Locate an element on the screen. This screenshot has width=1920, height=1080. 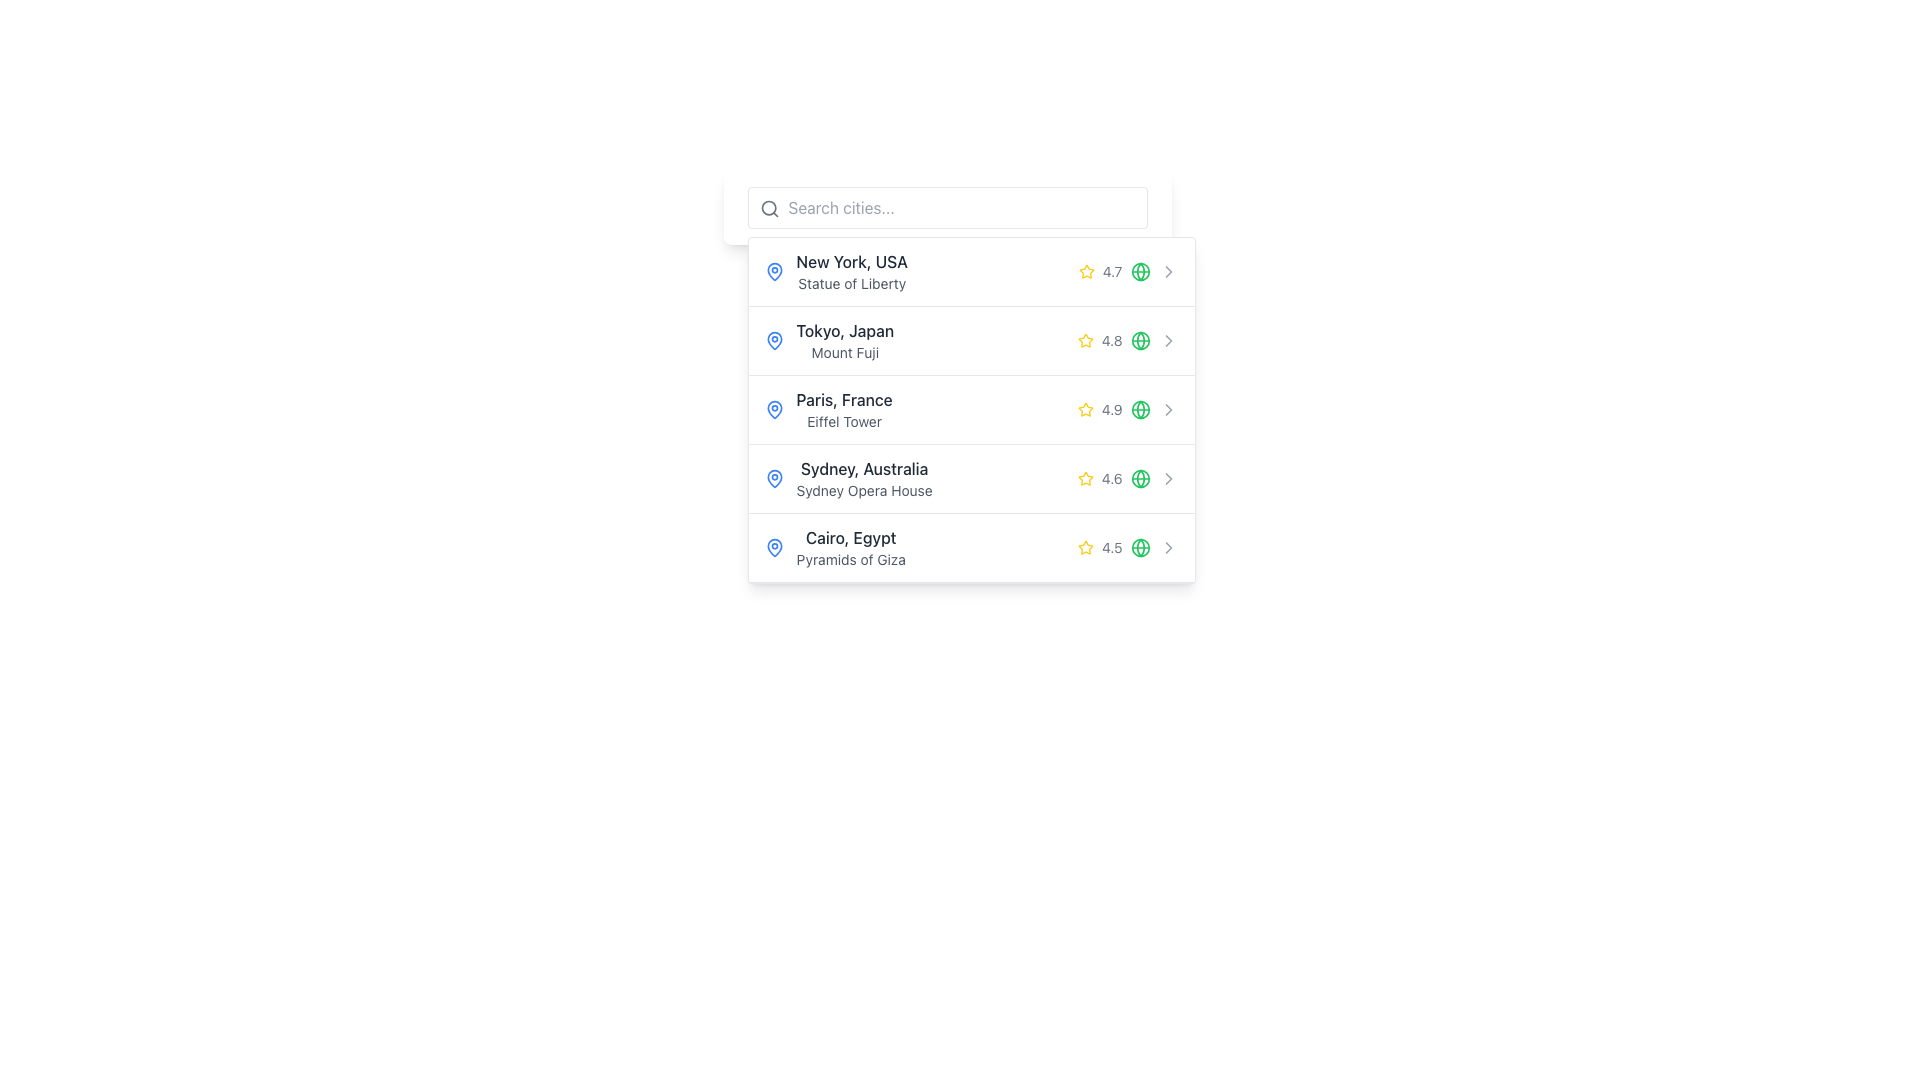
the SVG circle element that symbolizes the lens of the magnifying glass, located to the left of the search input box with the placeholder text 'Search cities...' is located at coordinates (767, 208).